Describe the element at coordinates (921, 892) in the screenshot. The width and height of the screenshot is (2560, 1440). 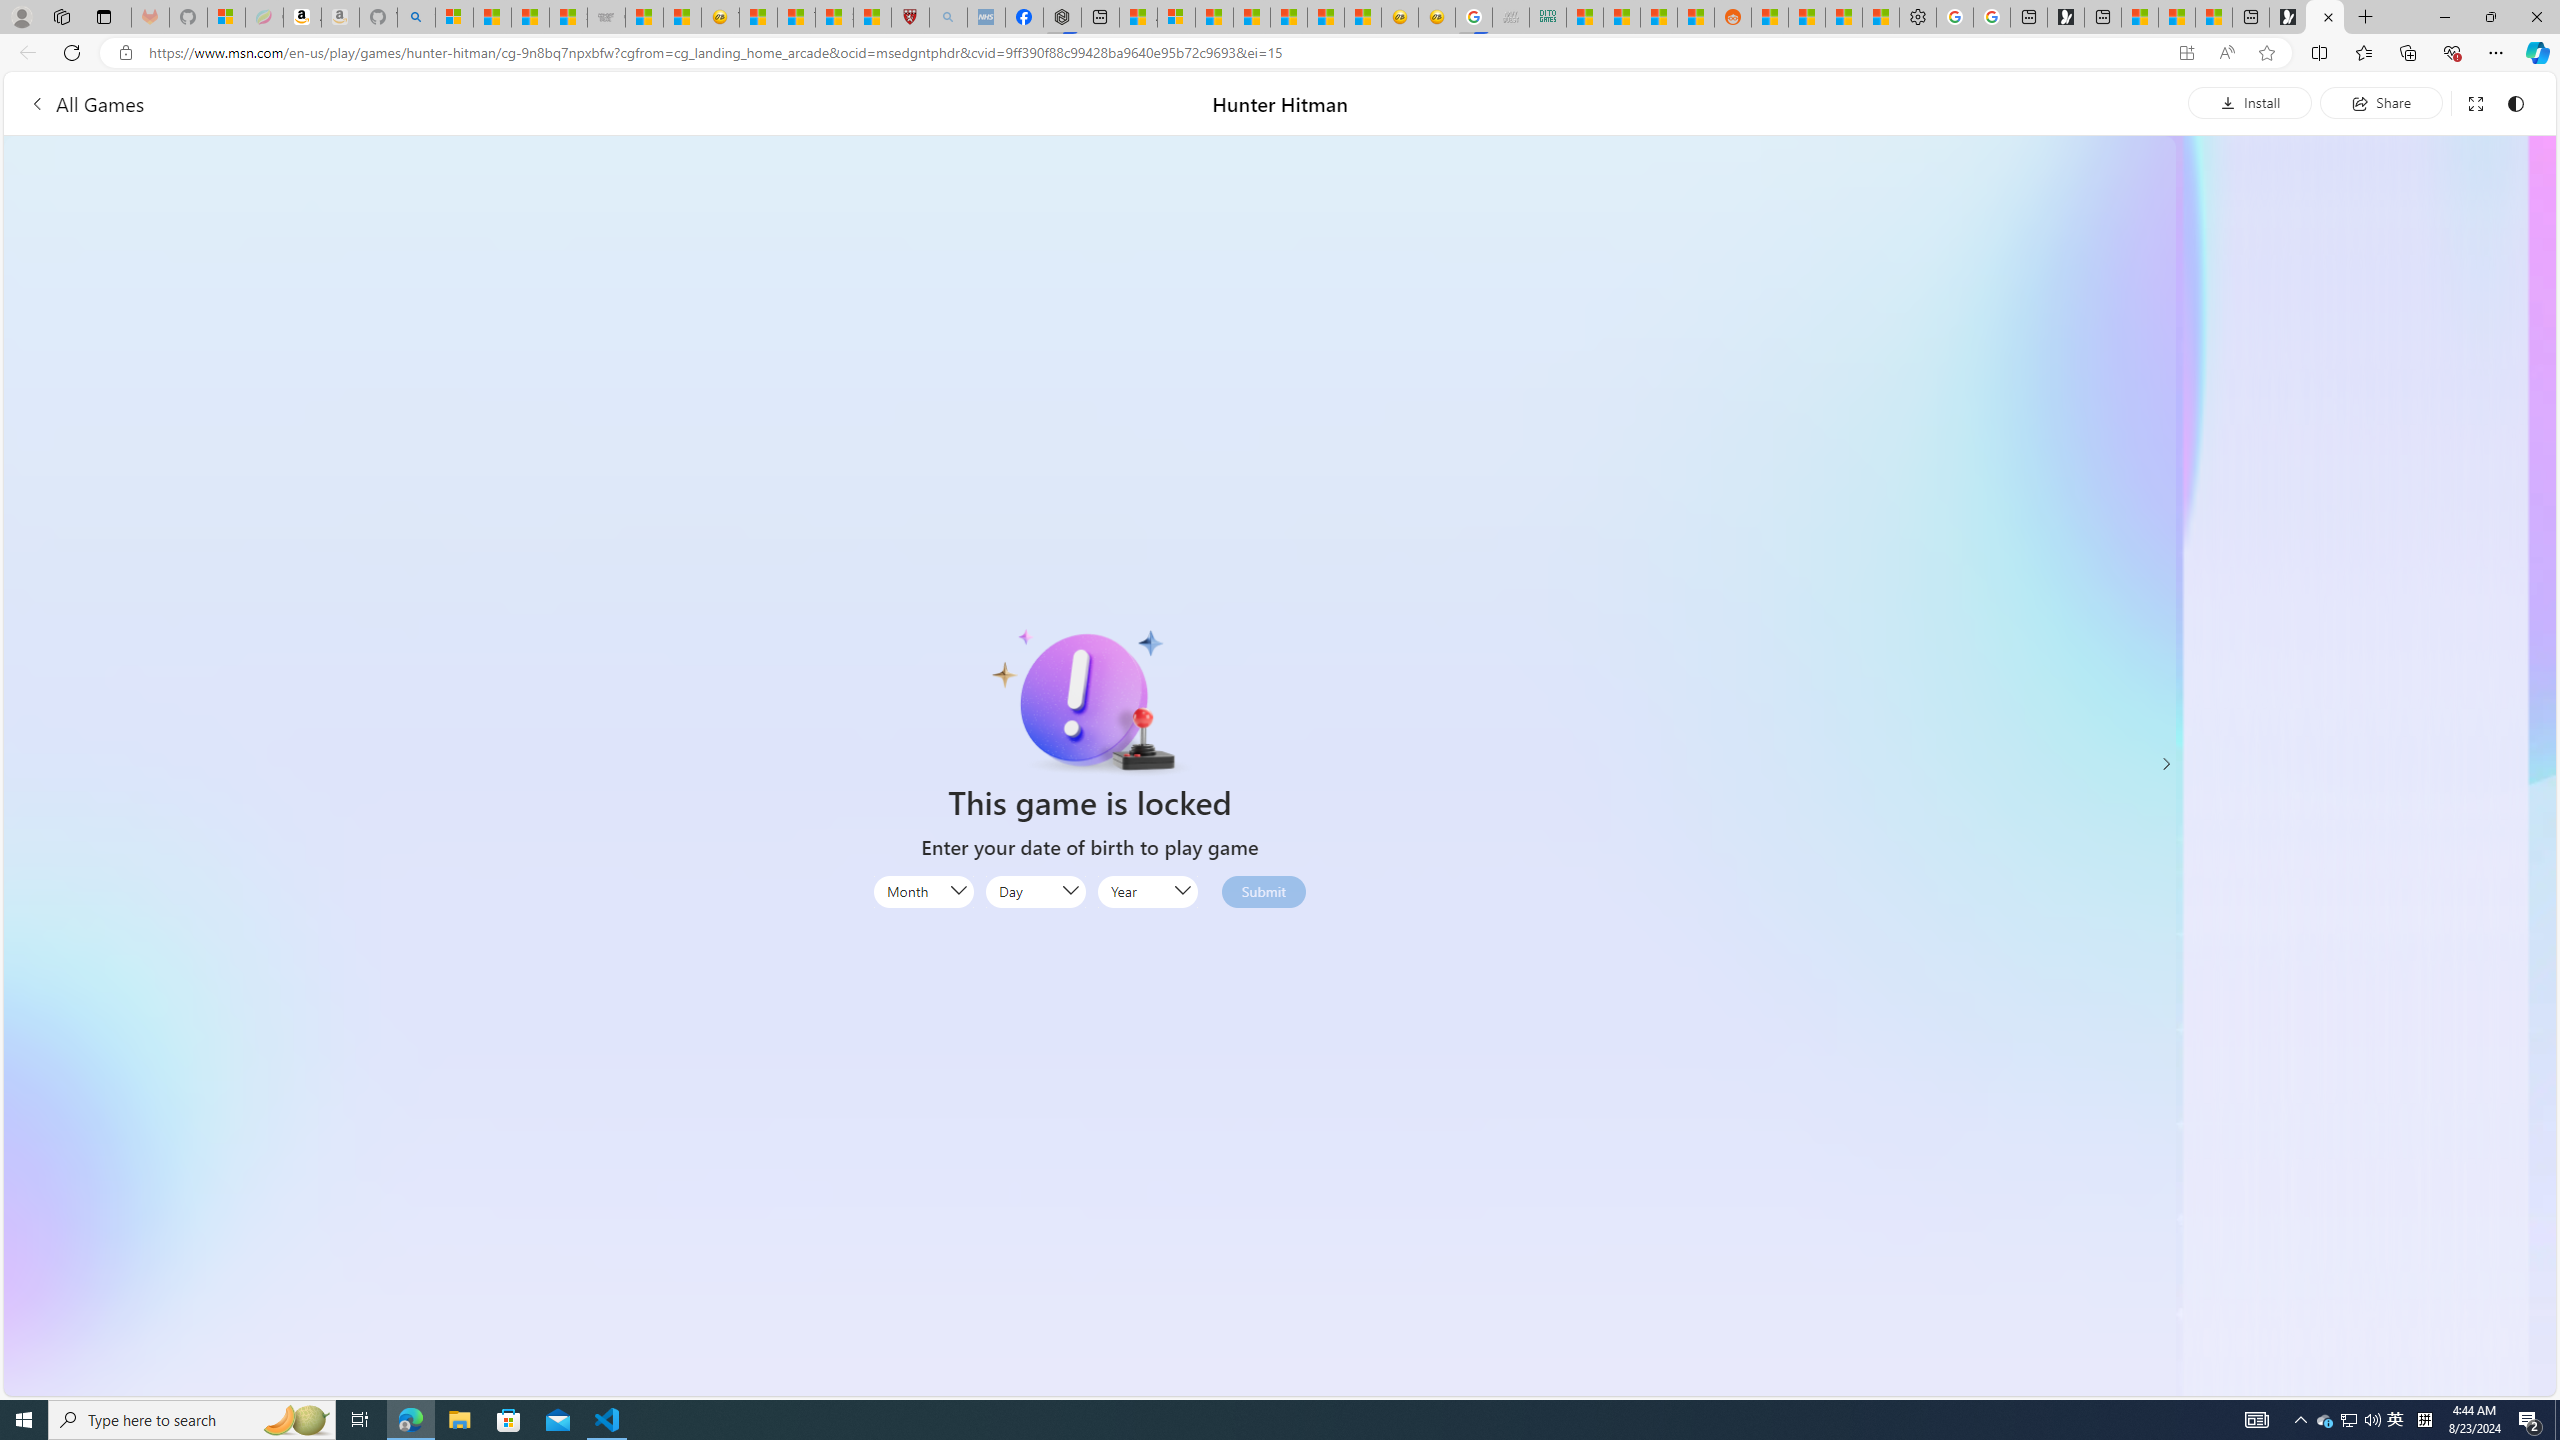
I see `'Month'` at that location.